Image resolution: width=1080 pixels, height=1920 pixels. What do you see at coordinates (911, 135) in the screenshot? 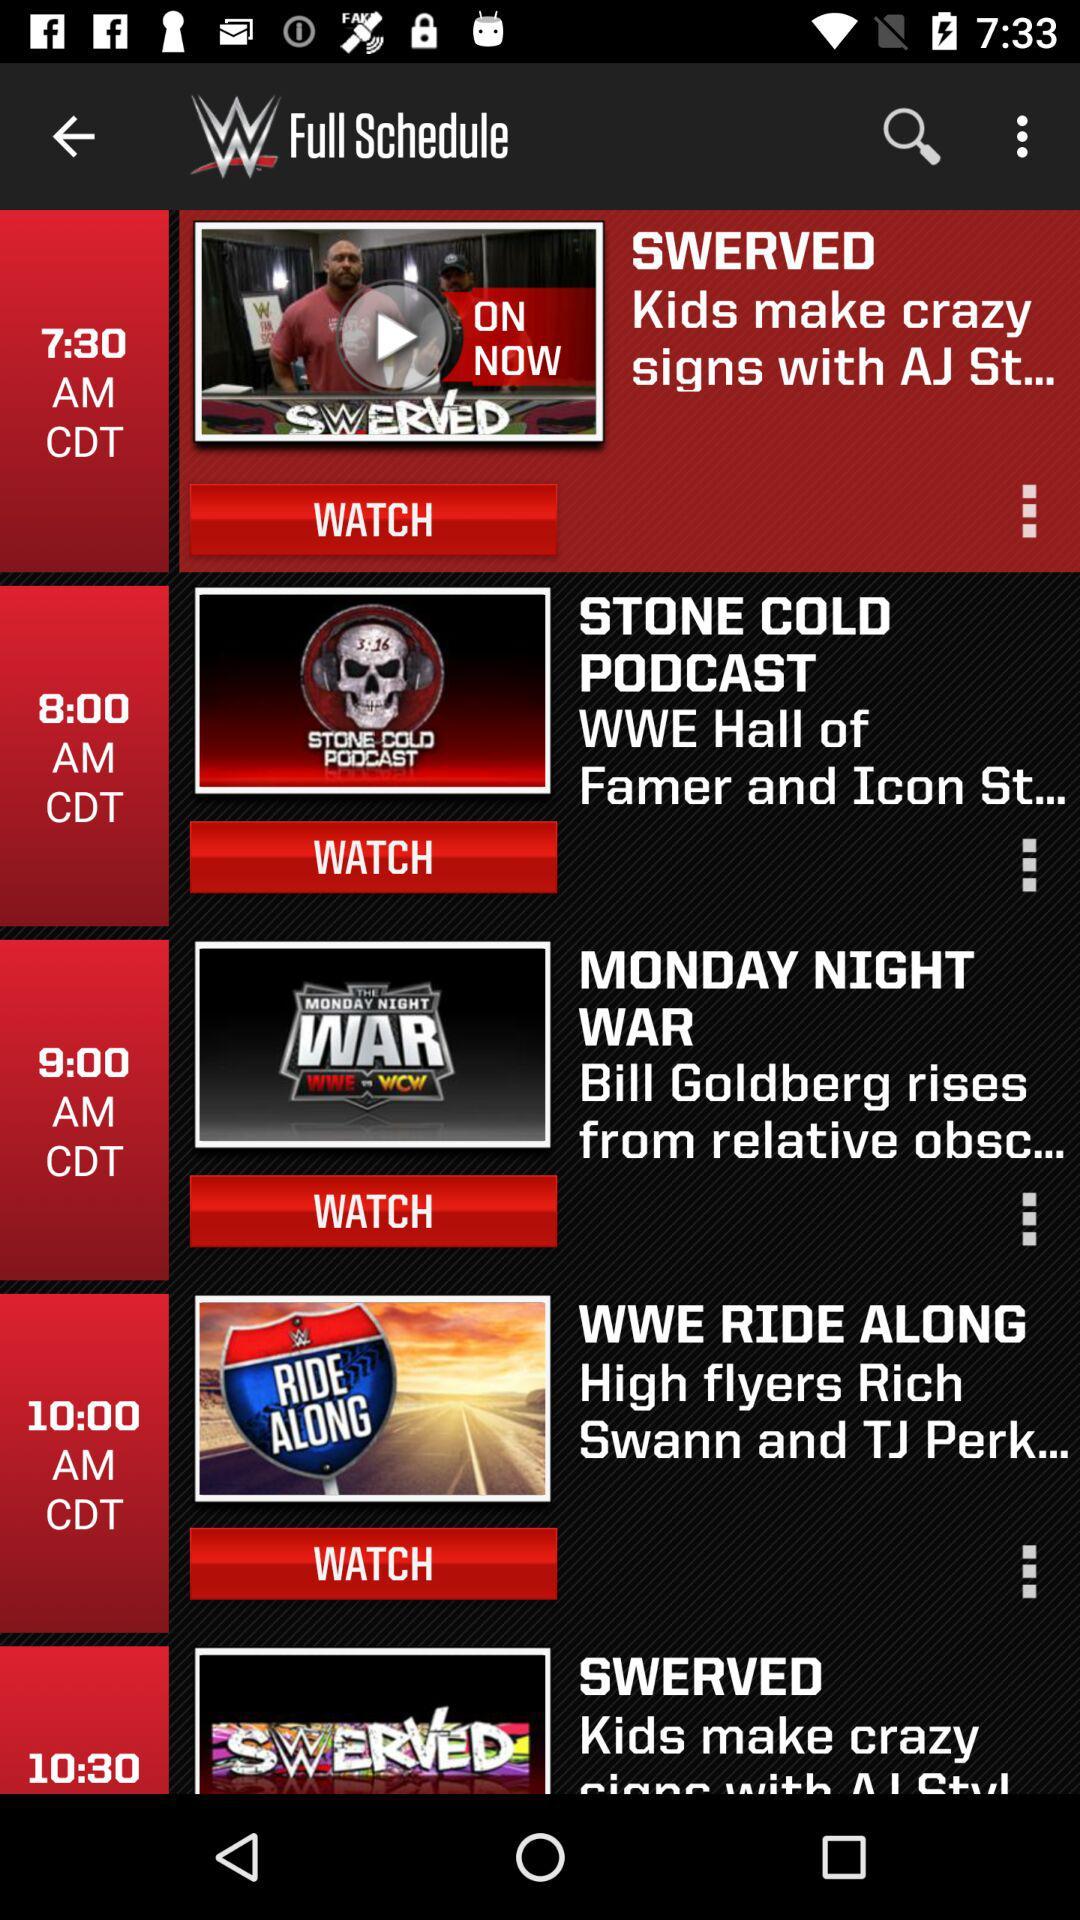
I see `the item above the swerved icon` at bounding box center [911, 135].